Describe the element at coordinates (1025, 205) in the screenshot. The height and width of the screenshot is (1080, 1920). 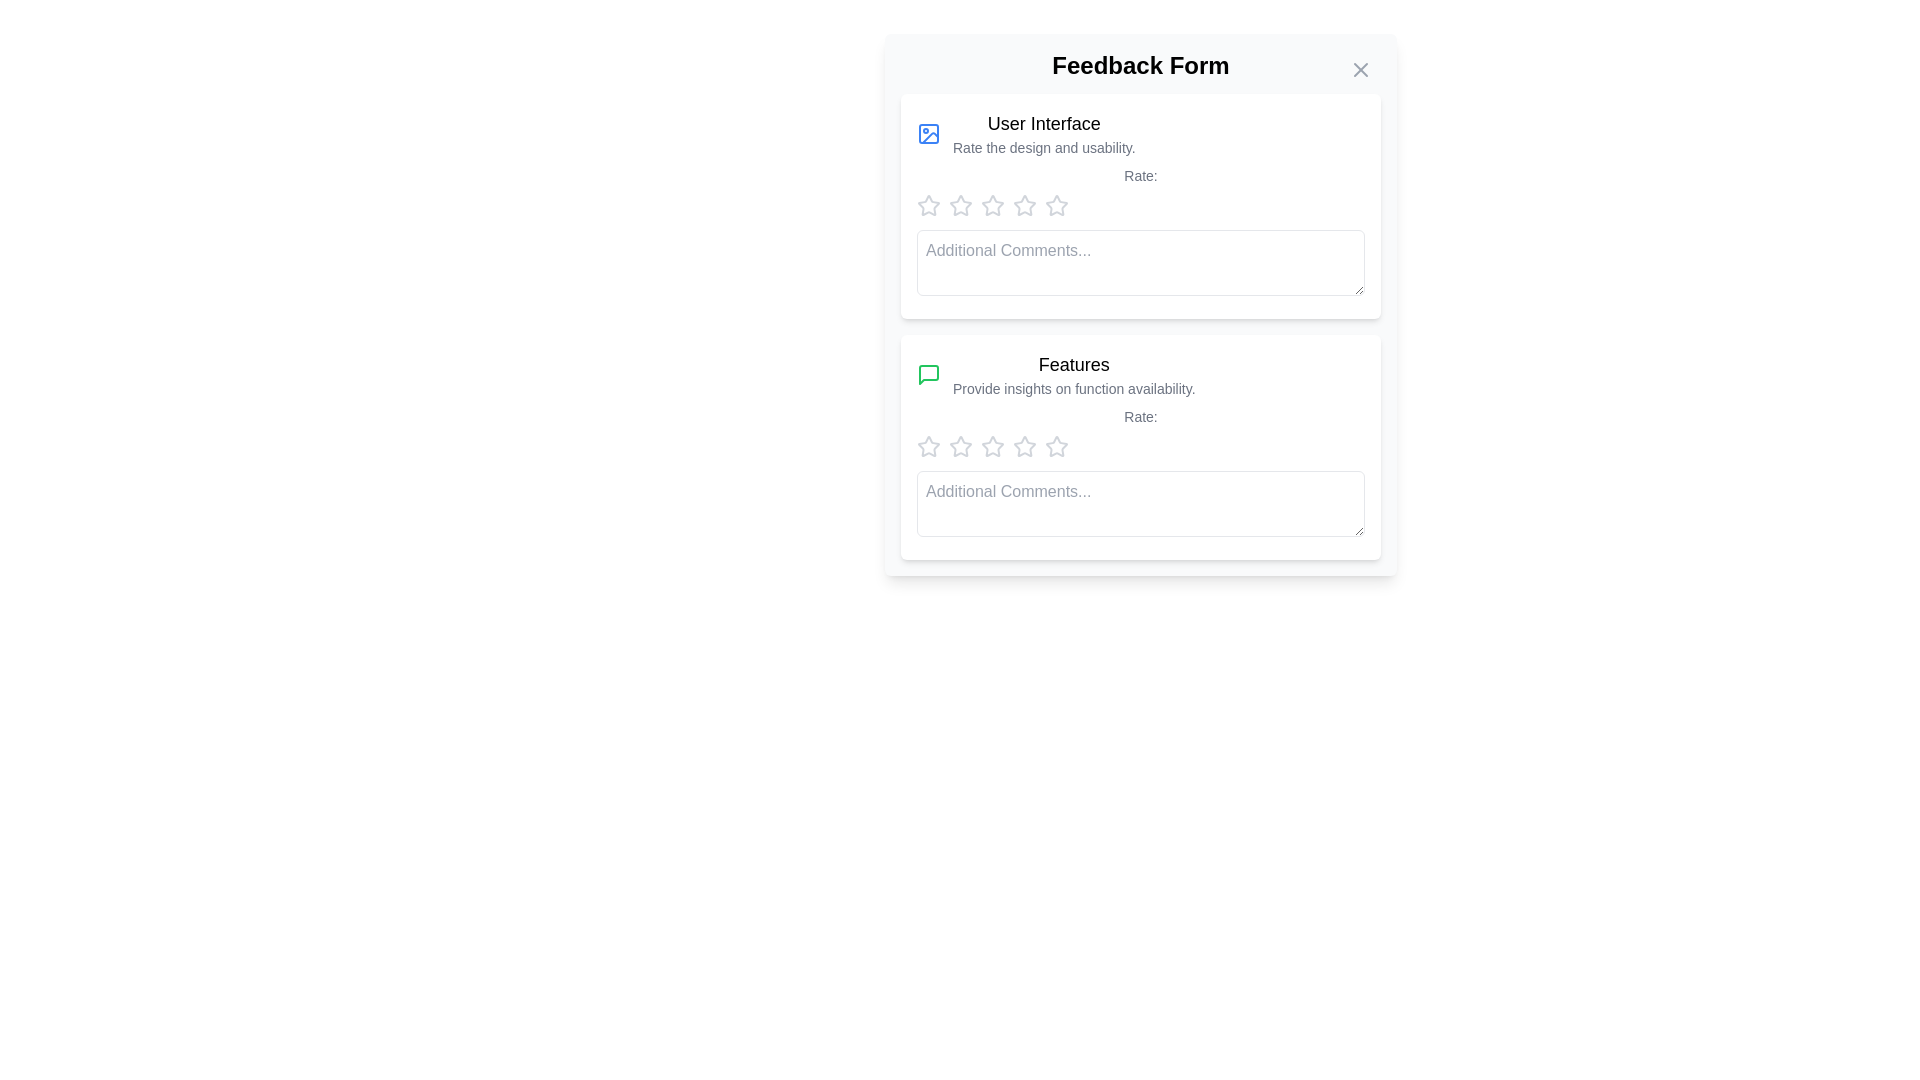
I see `the third star icon in the rating interface` at that location.